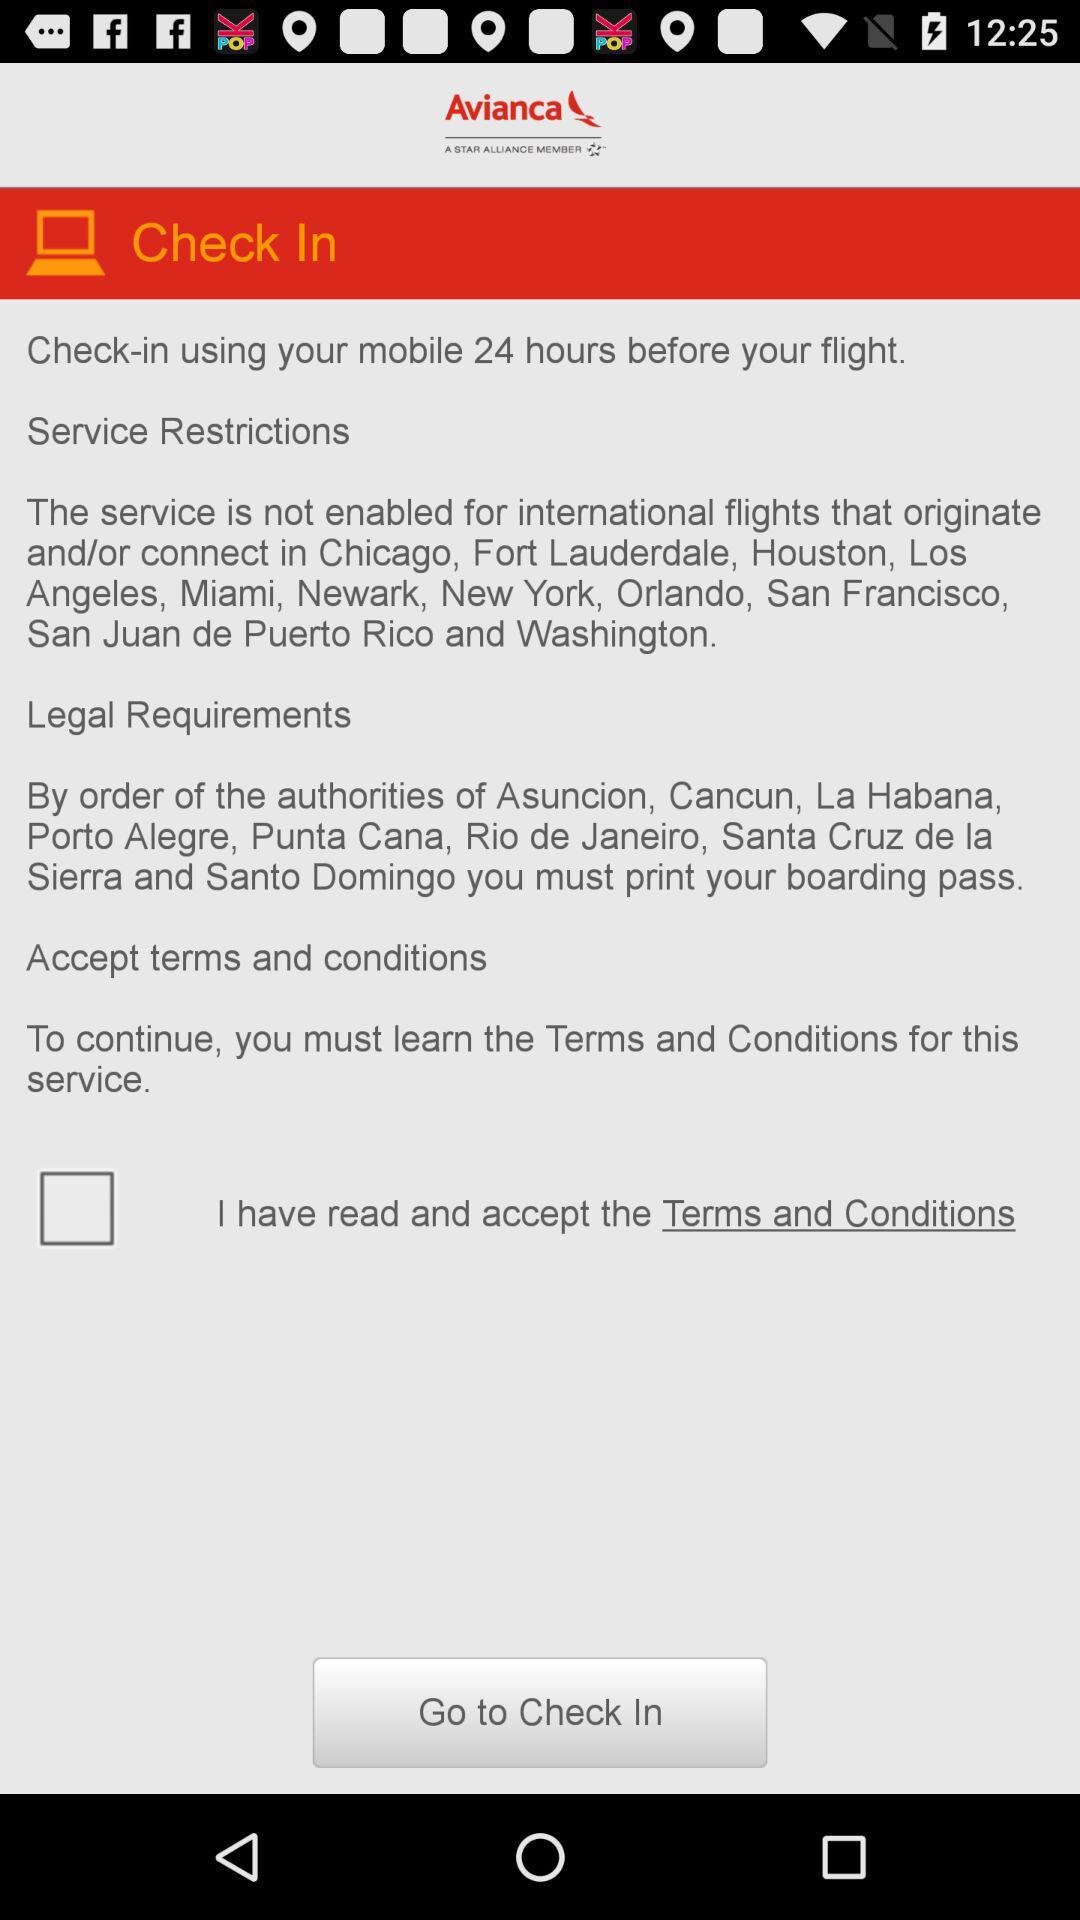  Describe the element at coordinates (540, 1711) in the screenshot. I see `the item at the bottom` at that location.